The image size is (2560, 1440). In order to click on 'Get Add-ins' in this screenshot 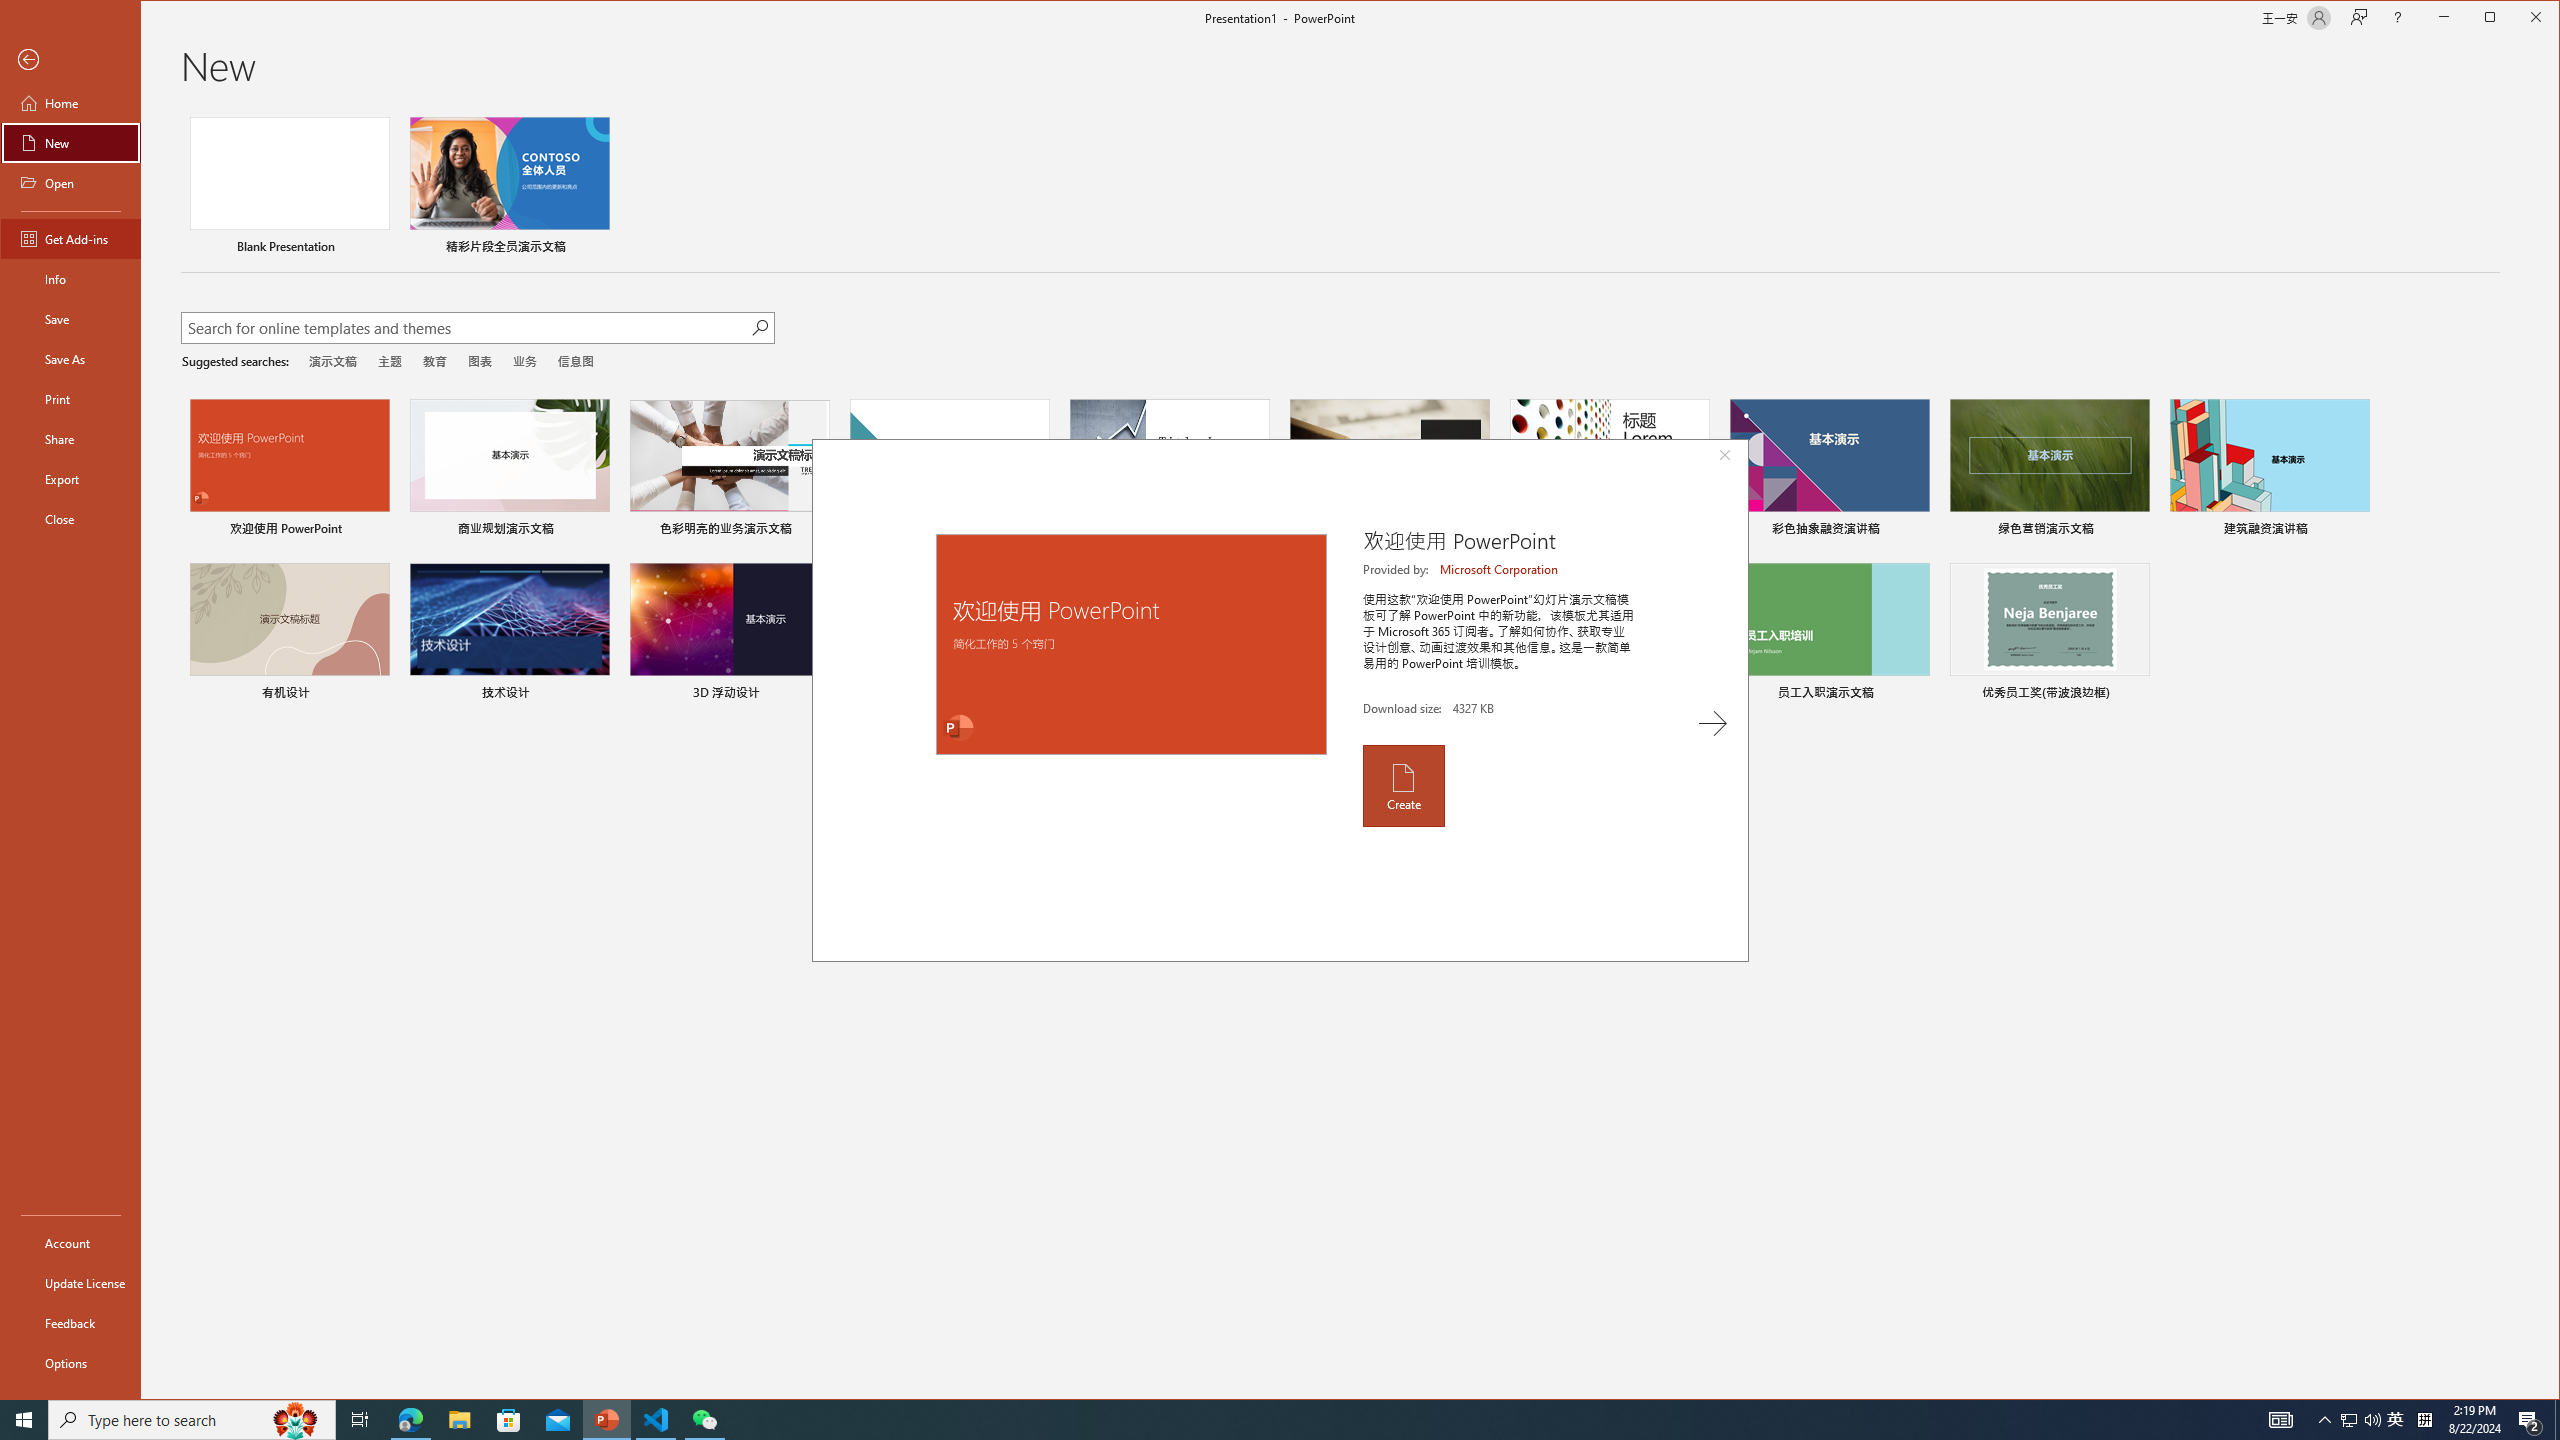, I will do `click(69, 238)`.